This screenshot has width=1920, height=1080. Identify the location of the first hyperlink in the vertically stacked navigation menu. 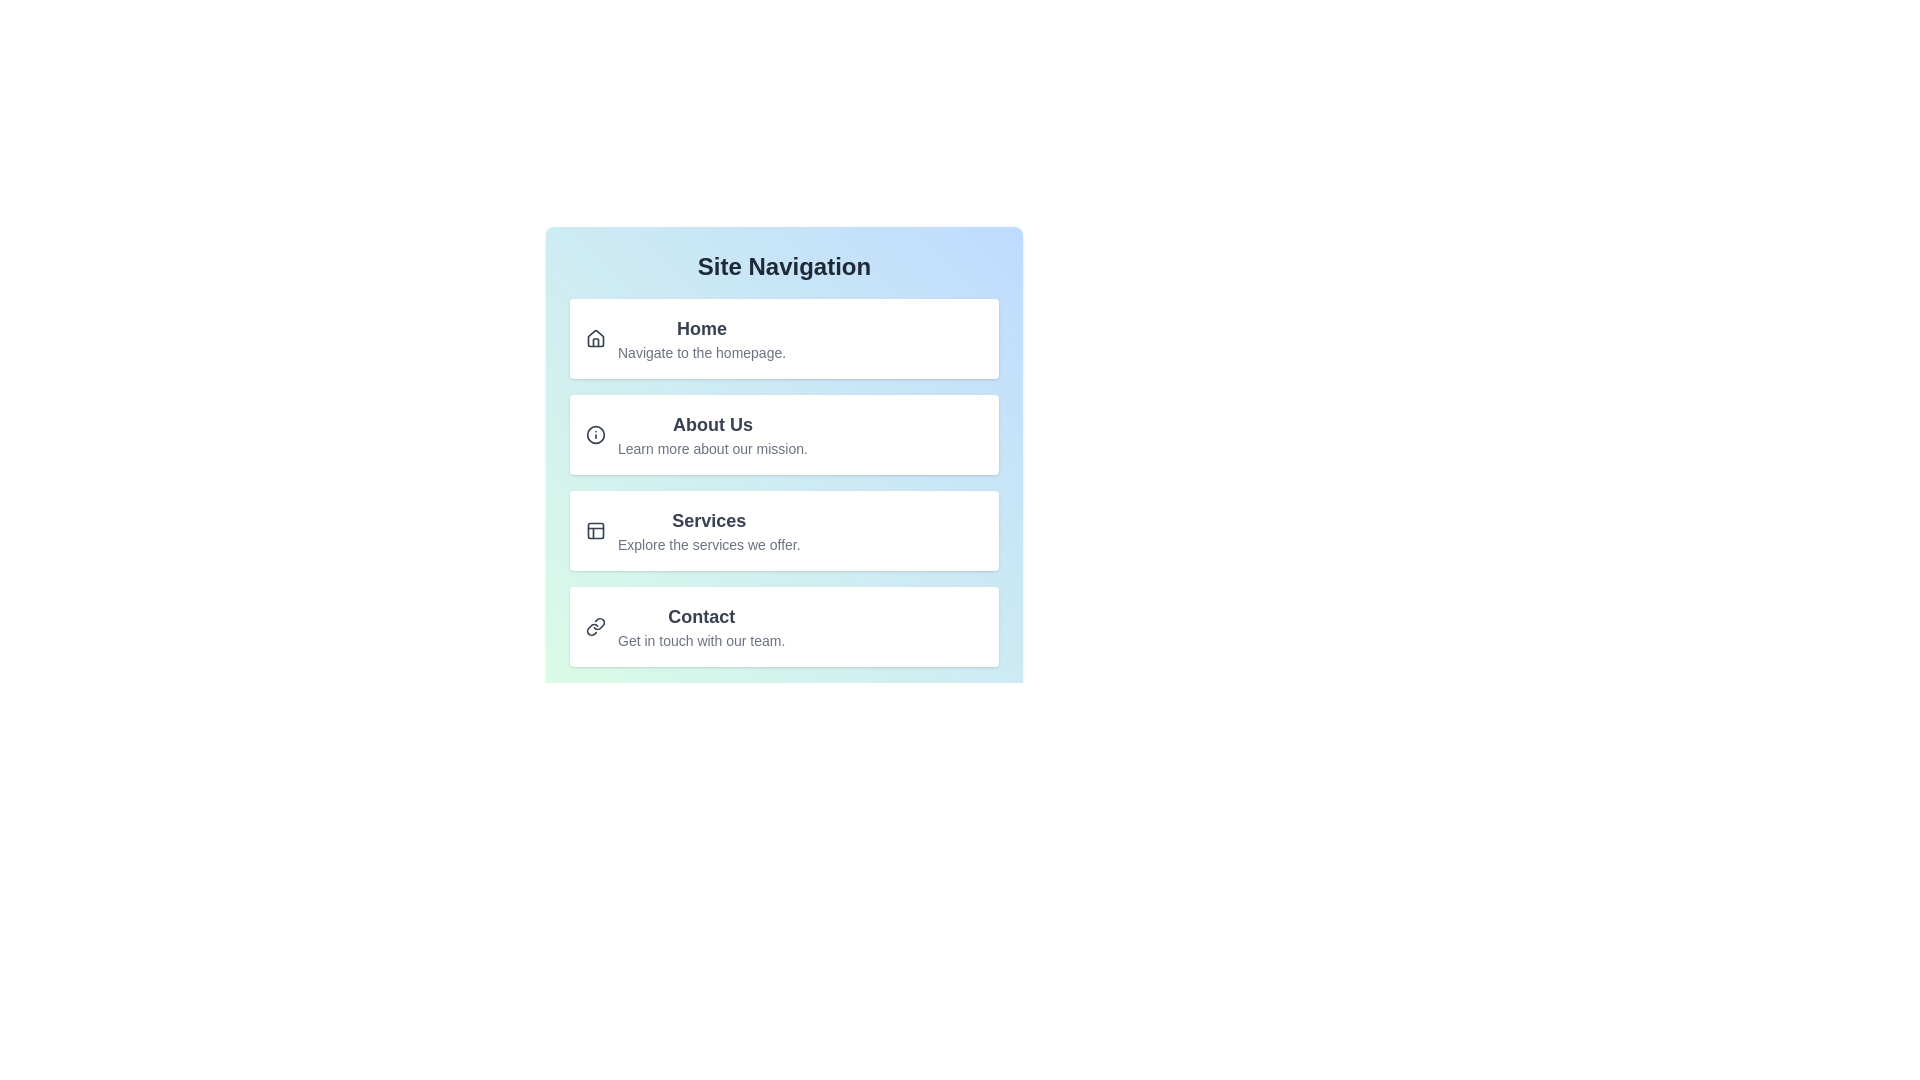
(783, 338).